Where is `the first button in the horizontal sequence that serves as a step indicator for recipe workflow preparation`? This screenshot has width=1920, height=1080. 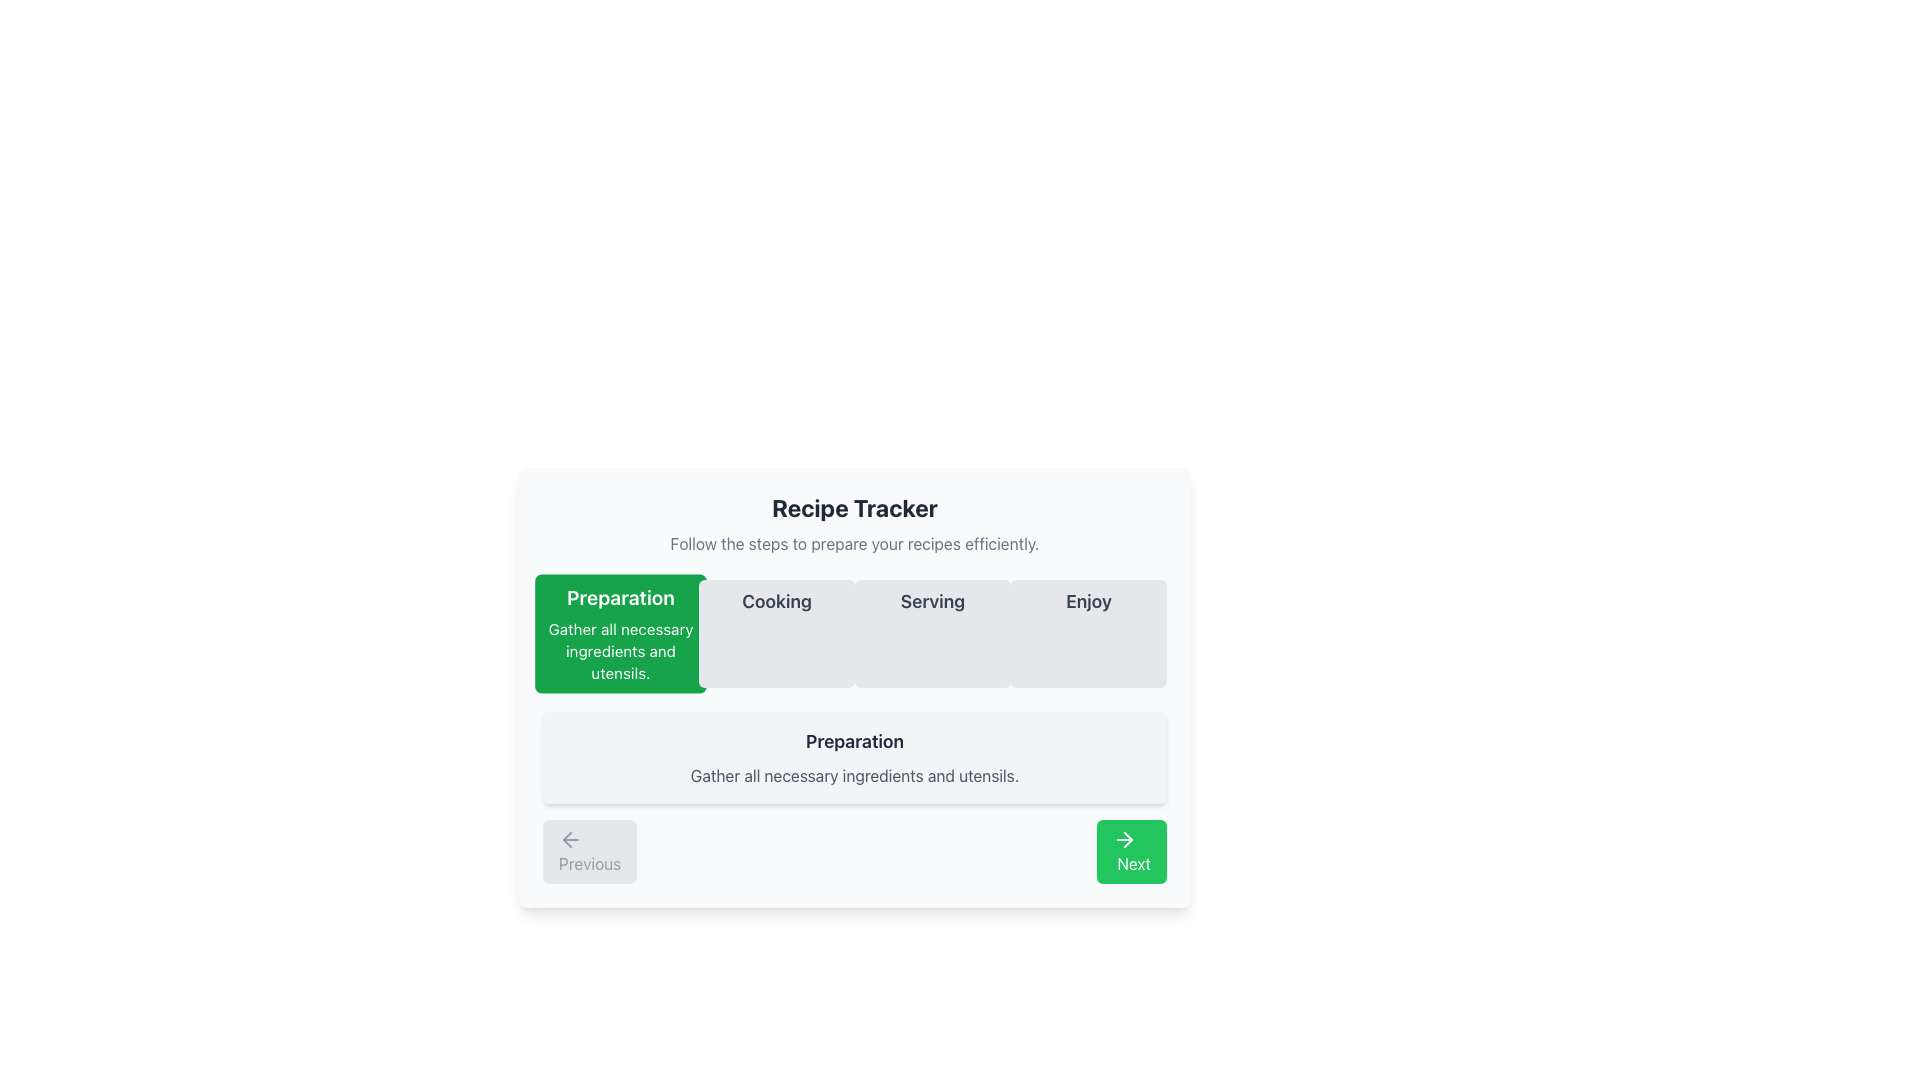
the first button in the horizontal sequence that serves as a step indicator for recipe workflow preparation is located at coordinates (619, 633).